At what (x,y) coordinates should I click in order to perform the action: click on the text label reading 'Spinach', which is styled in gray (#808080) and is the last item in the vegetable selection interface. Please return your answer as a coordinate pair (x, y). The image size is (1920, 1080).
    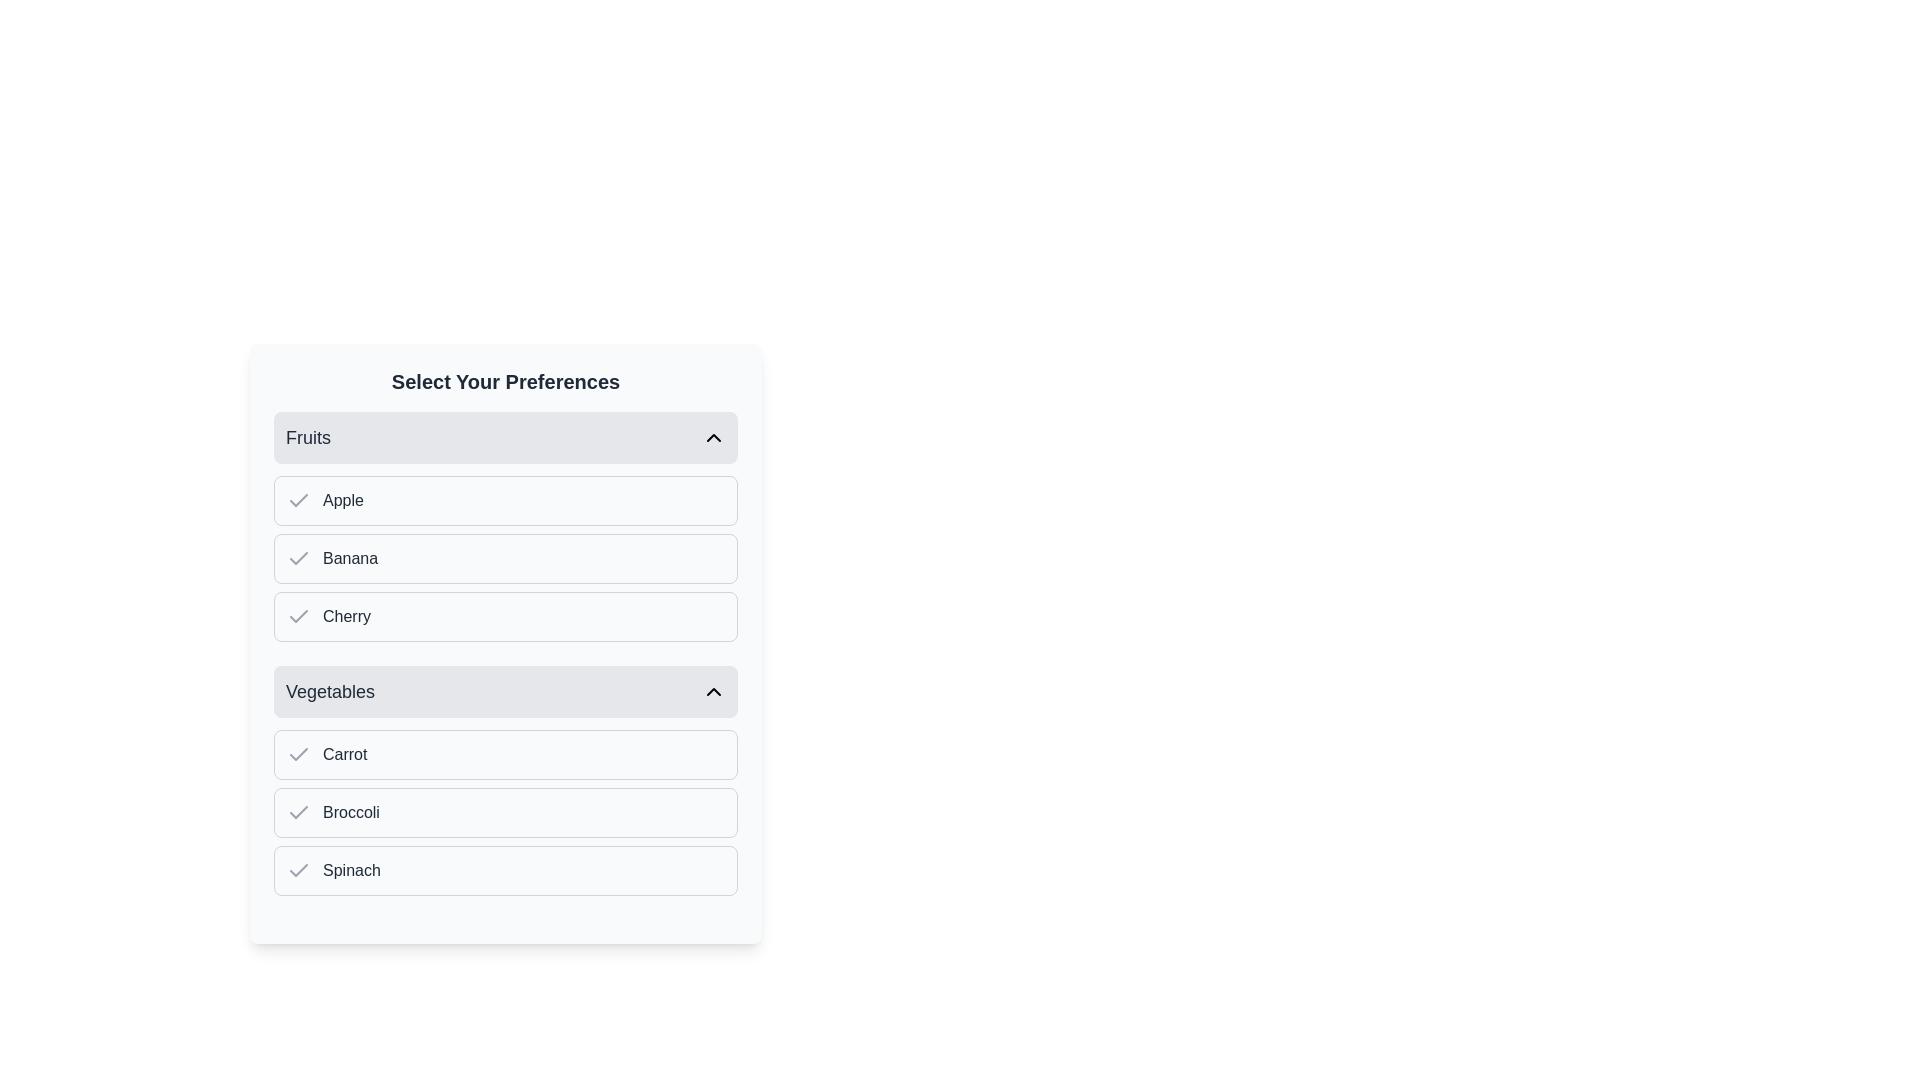
    Looking at the image, I should click on (351, 870).